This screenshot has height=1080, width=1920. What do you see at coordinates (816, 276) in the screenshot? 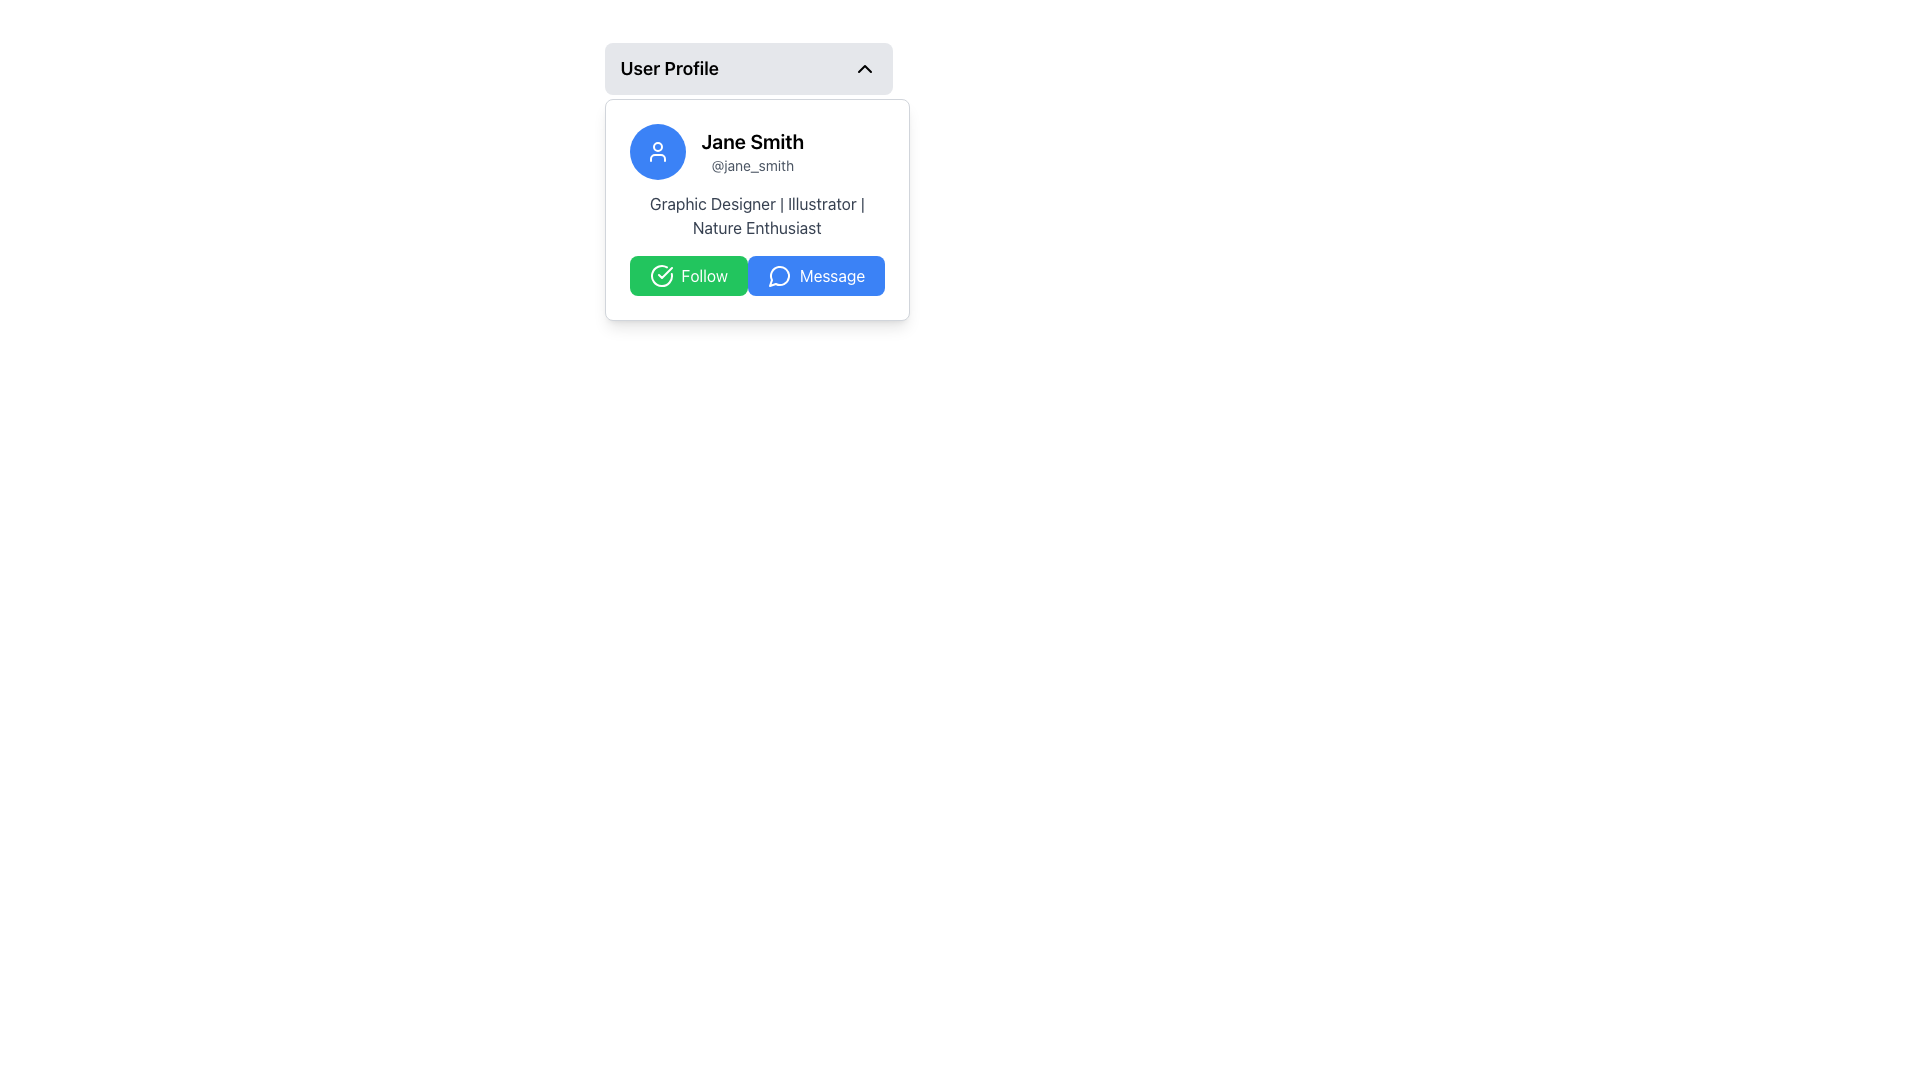
I see `the blue 'Message' button with white text and a speech bubble icon, located` at bounding box center [816, 276].